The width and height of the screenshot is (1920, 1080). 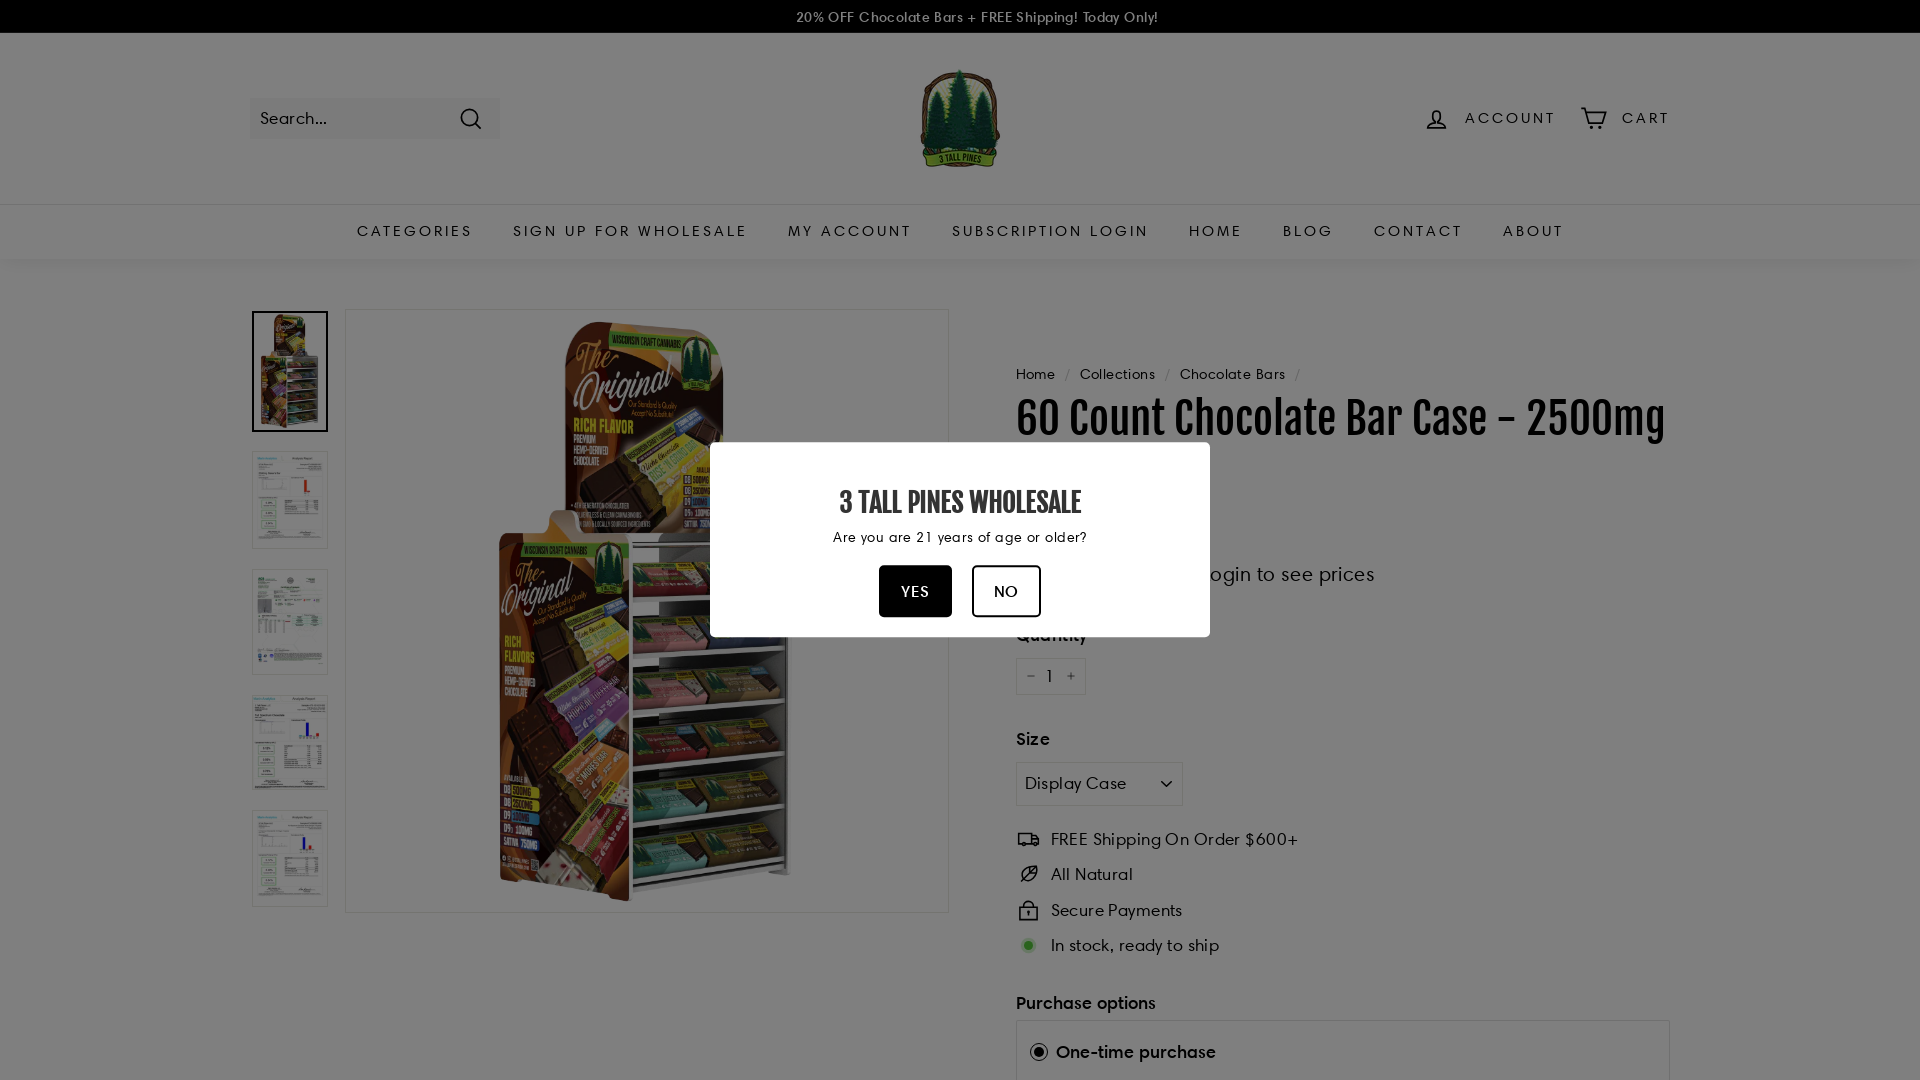 I want to click on 'SIGN UP FOR WHOLESALE', so click(x=628, y=230).